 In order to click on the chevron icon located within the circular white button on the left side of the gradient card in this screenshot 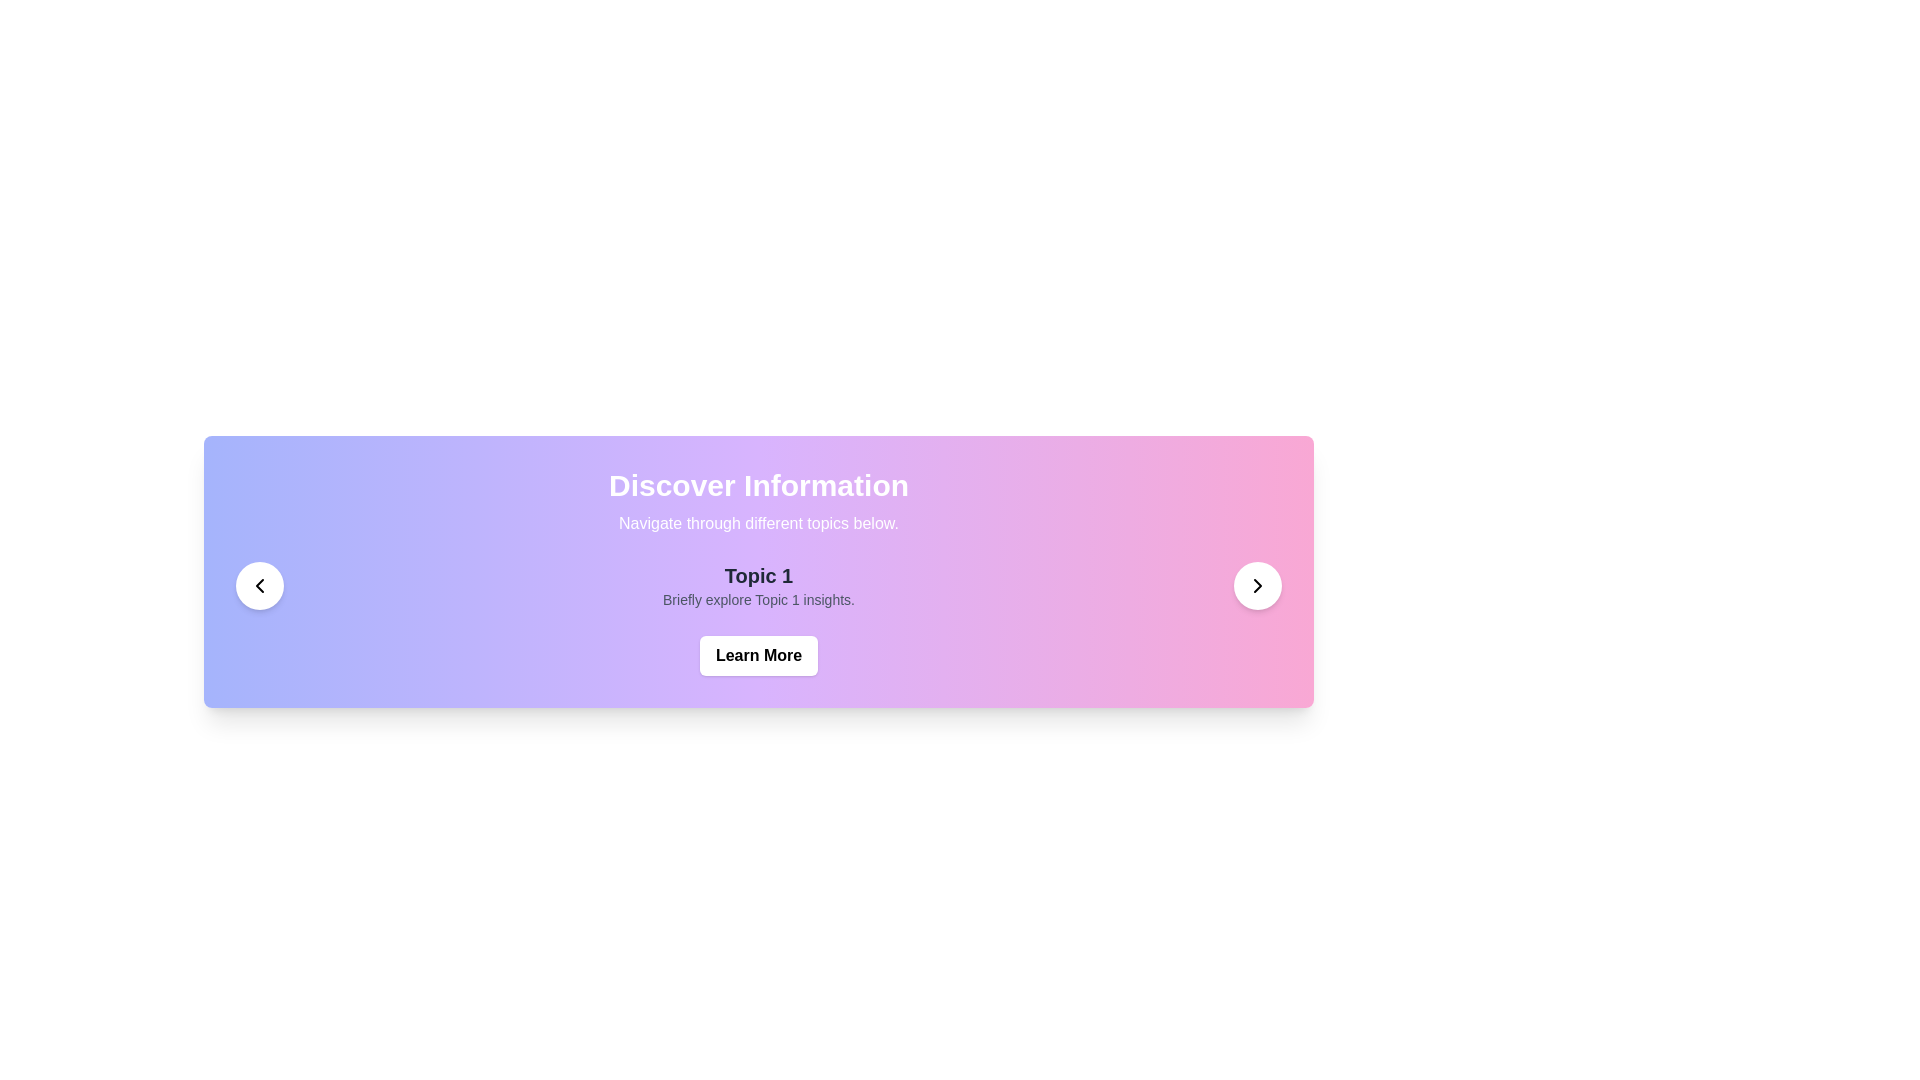, I will do `click(258, 585)`.